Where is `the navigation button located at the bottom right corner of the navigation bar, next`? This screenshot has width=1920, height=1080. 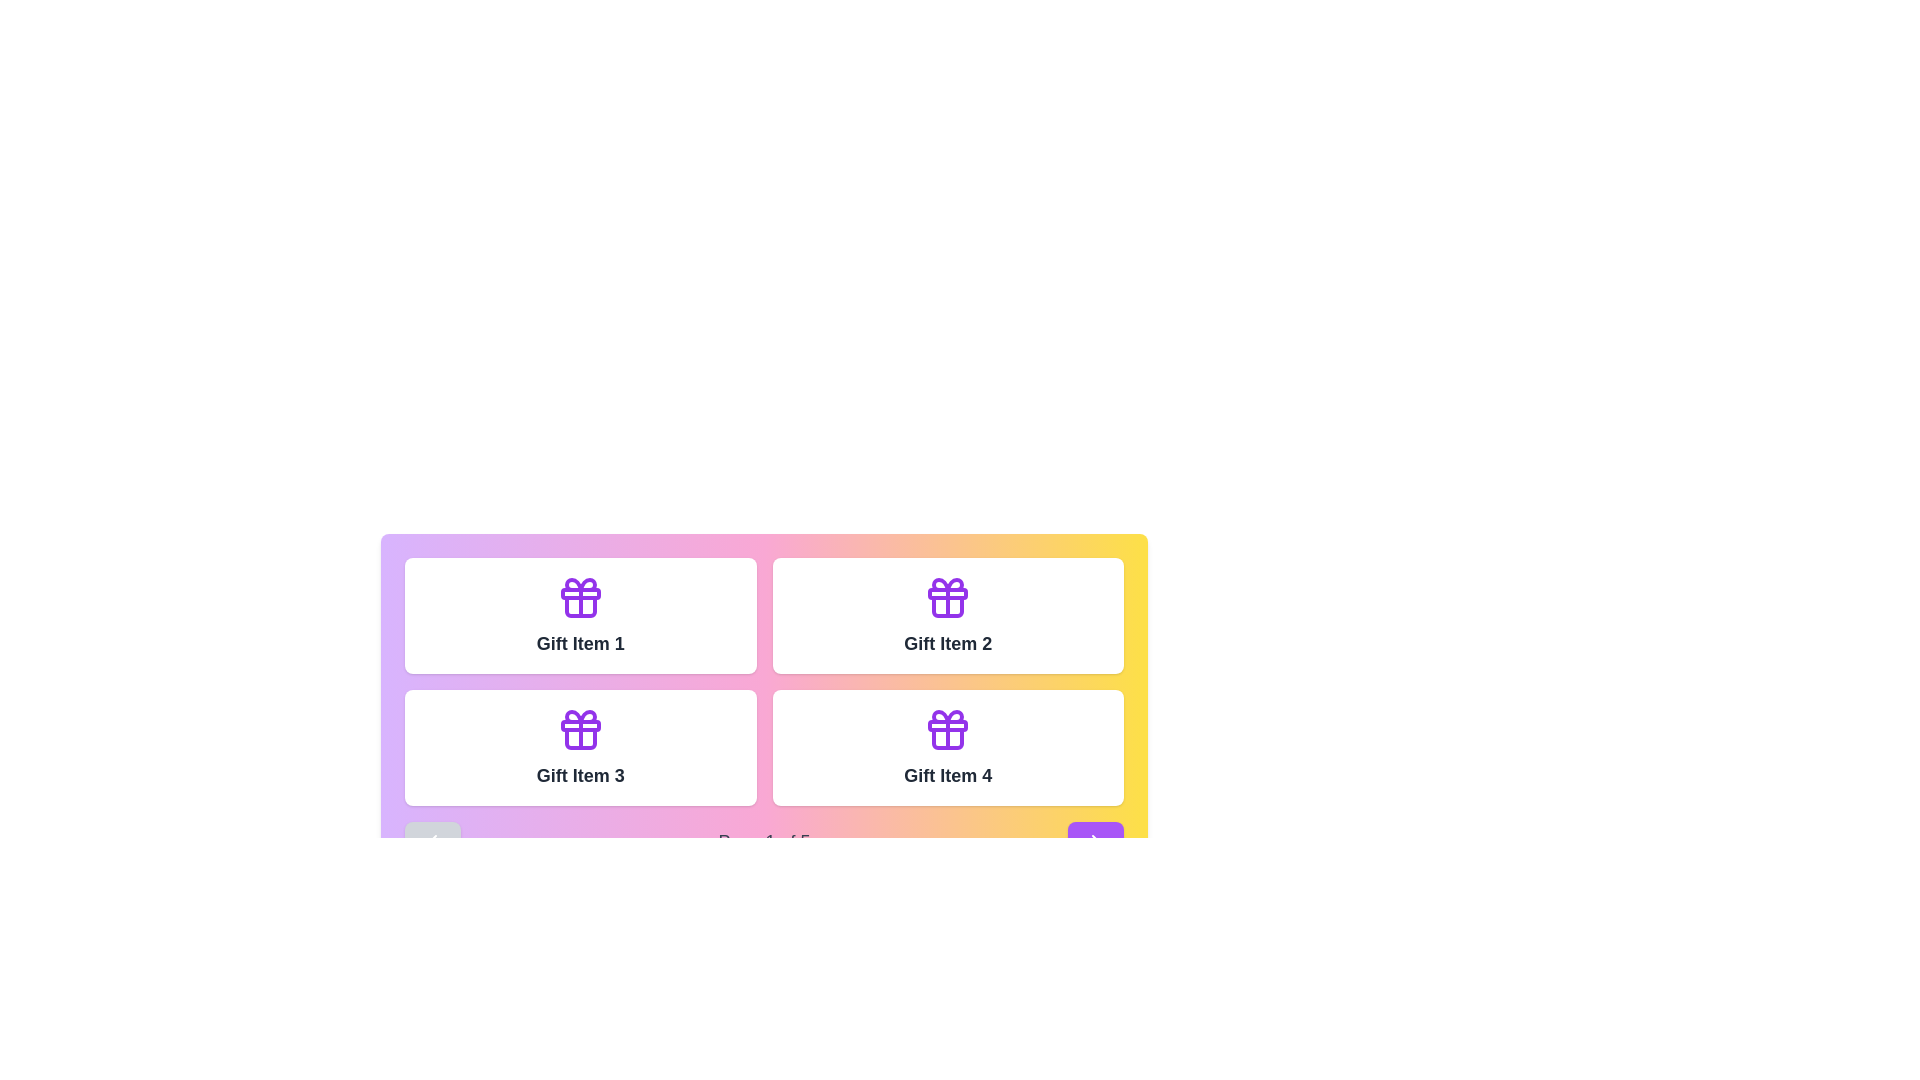 the navigation button located at the bottom right corner of the navigation bar, next is located at coordinates (1094, 841).